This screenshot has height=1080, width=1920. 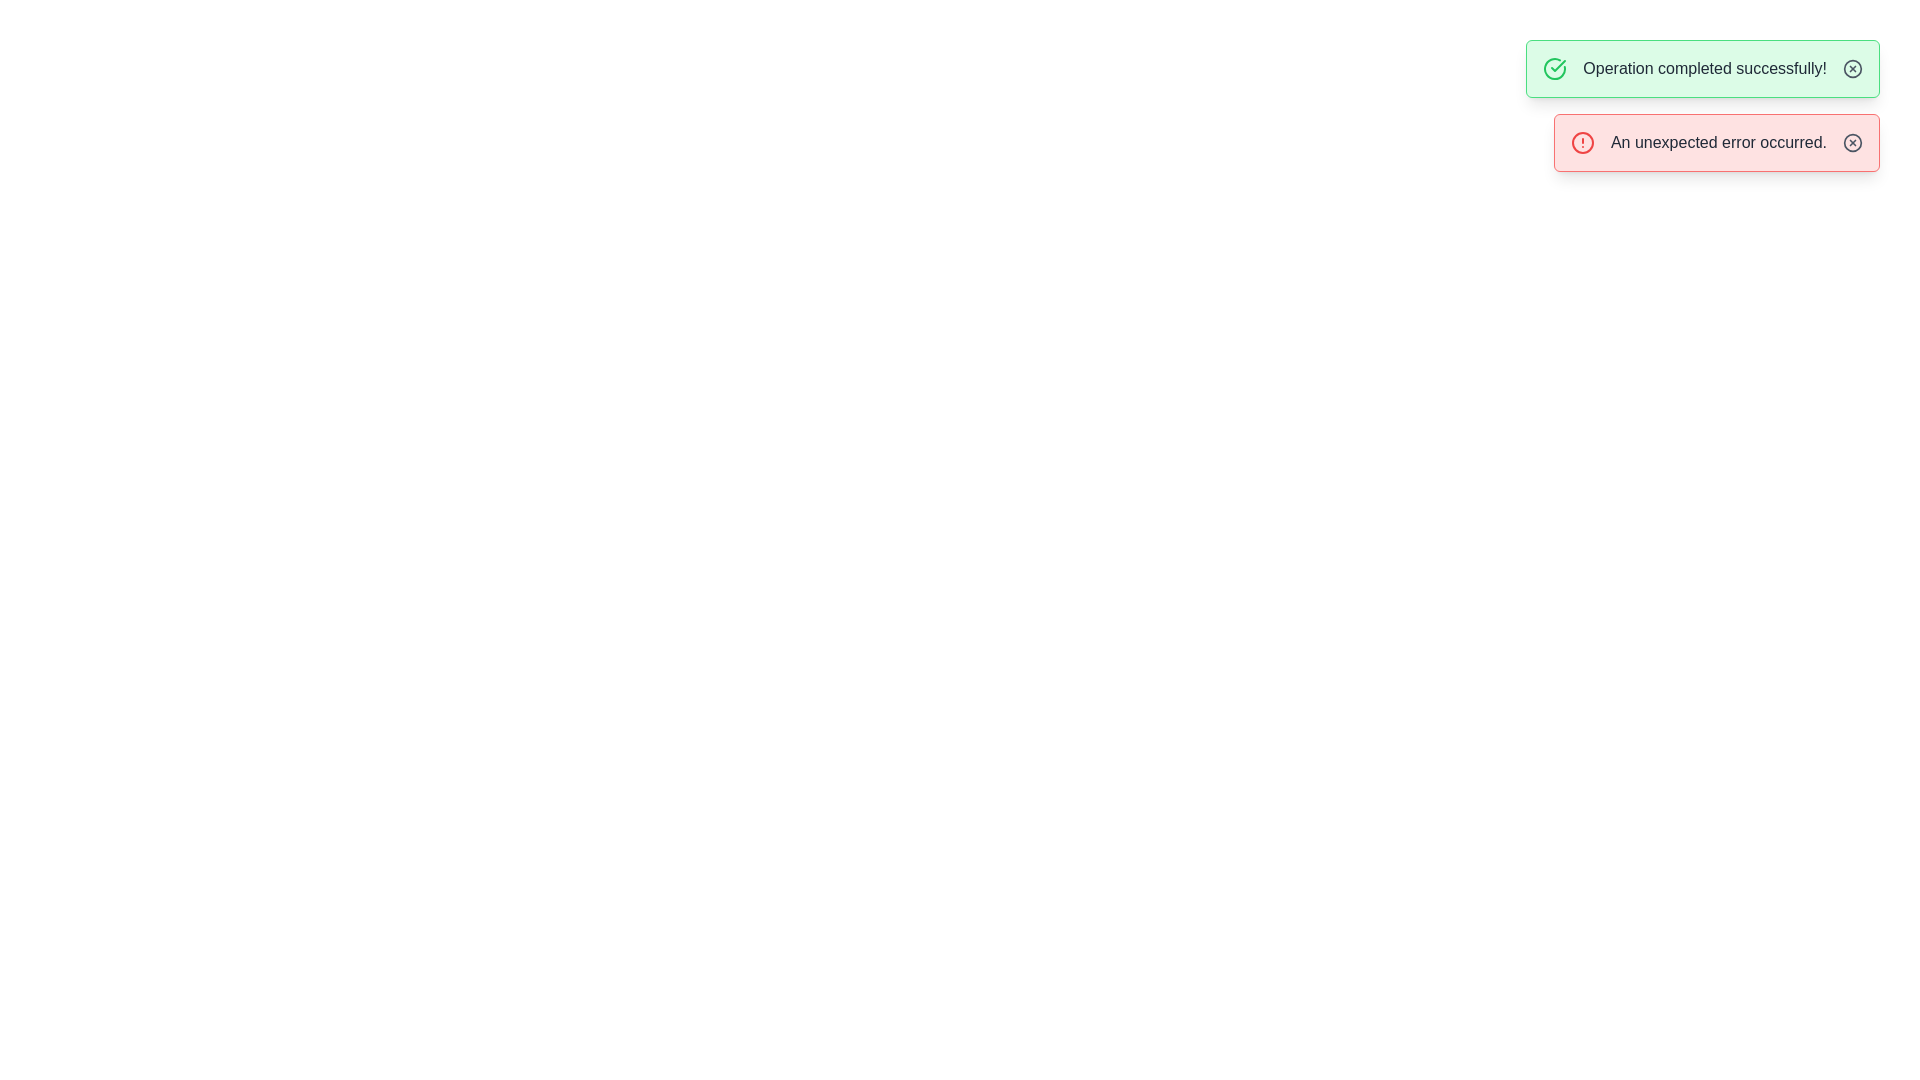 I want to click on the close button located at the far right end of the green notification bar containing the message 'Operation completed successfully!' to observe the color change, so click(x=1851, y=68).